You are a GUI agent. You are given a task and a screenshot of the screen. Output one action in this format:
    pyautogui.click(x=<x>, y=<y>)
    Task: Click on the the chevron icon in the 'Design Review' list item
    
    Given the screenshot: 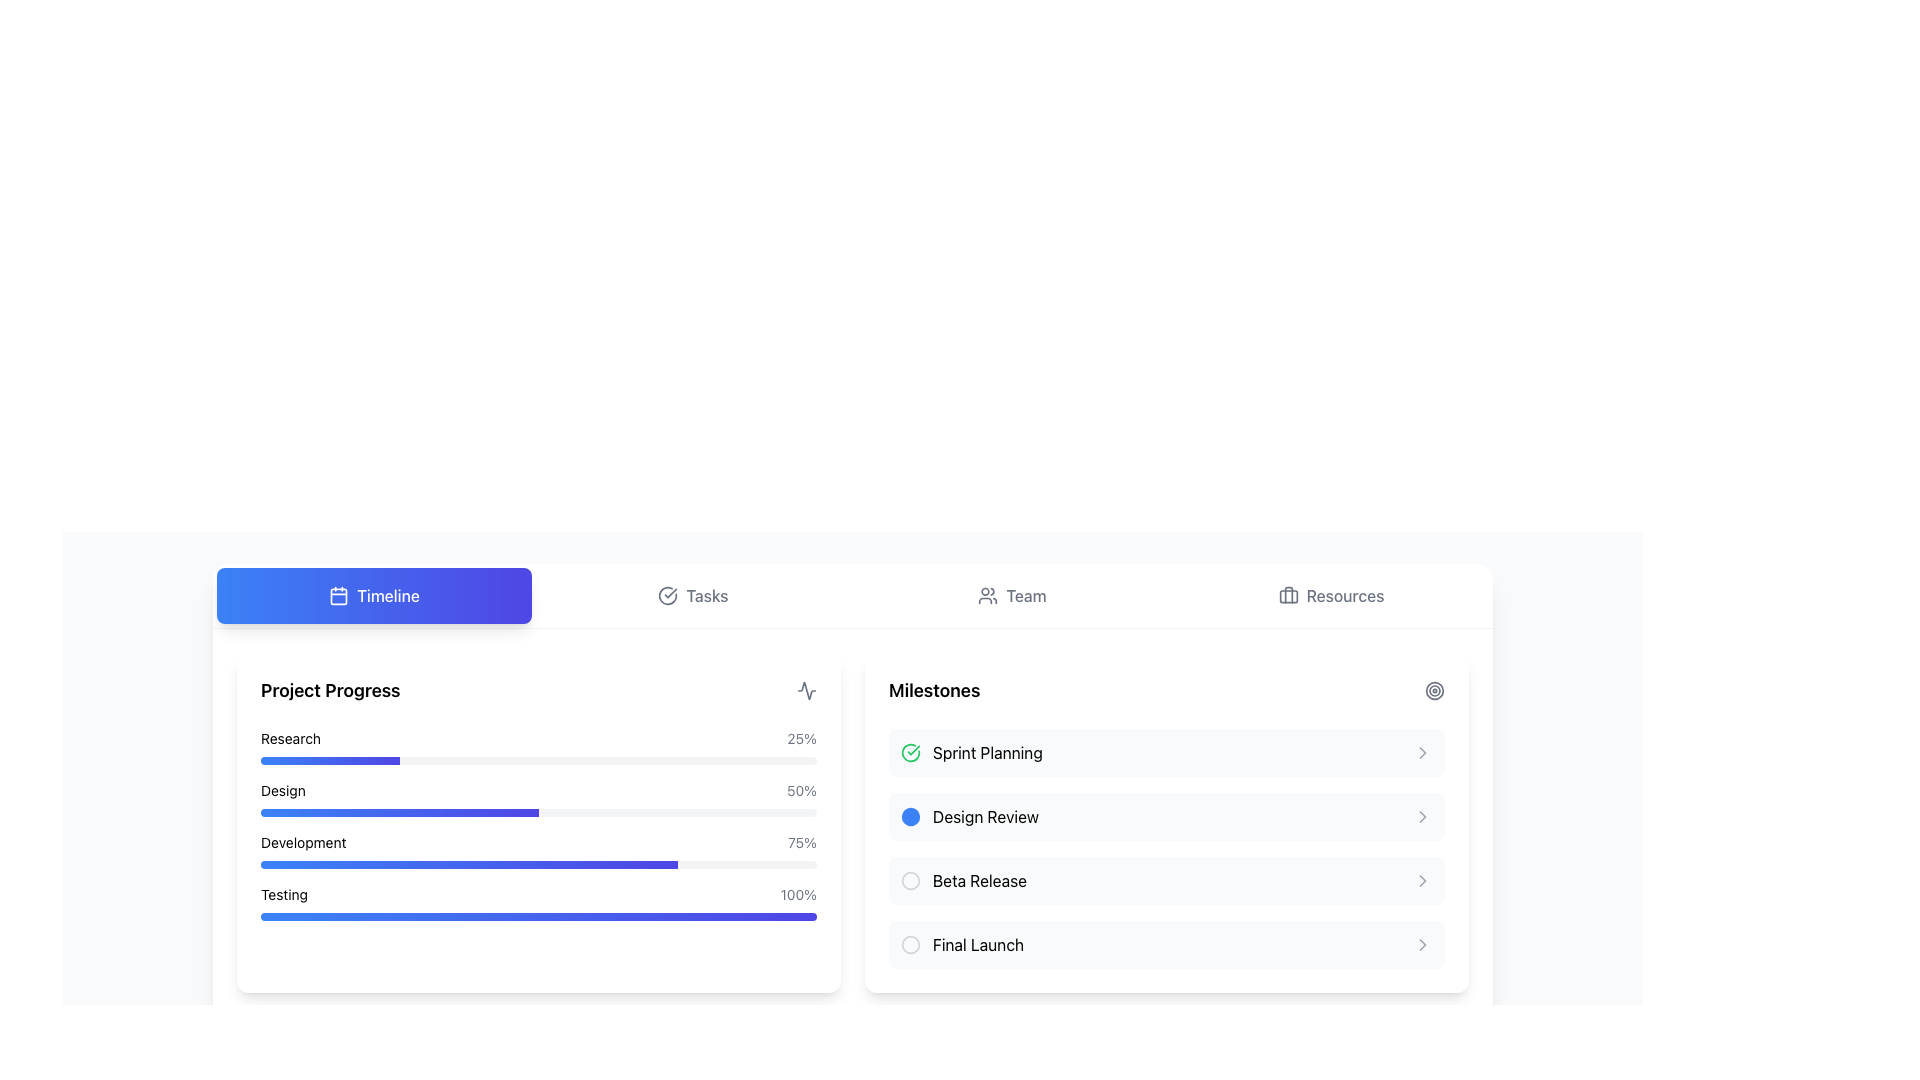 What is the action you would take?
    pyautogui.click(x=1421, y=817)
    